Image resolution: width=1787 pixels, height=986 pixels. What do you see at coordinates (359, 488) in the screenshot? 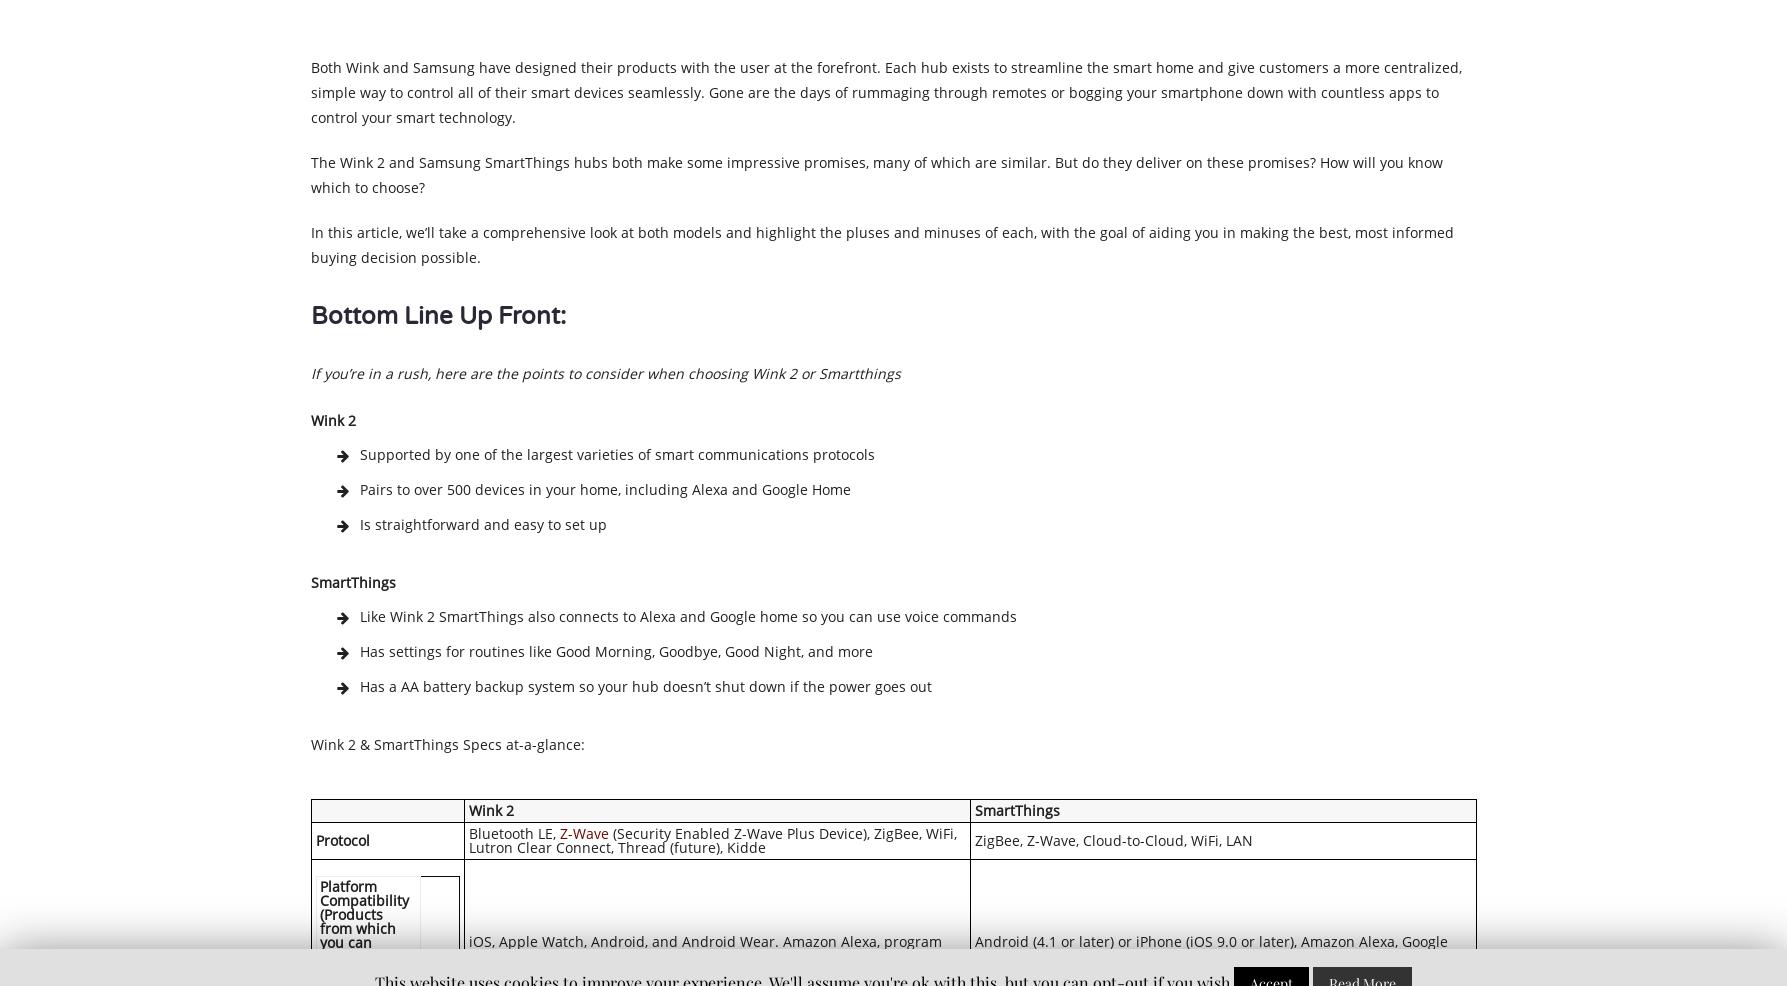
I see `'Pairs to over 500 devices in your home, including Alexa and Google Home'` at bounding box center [359, 488].